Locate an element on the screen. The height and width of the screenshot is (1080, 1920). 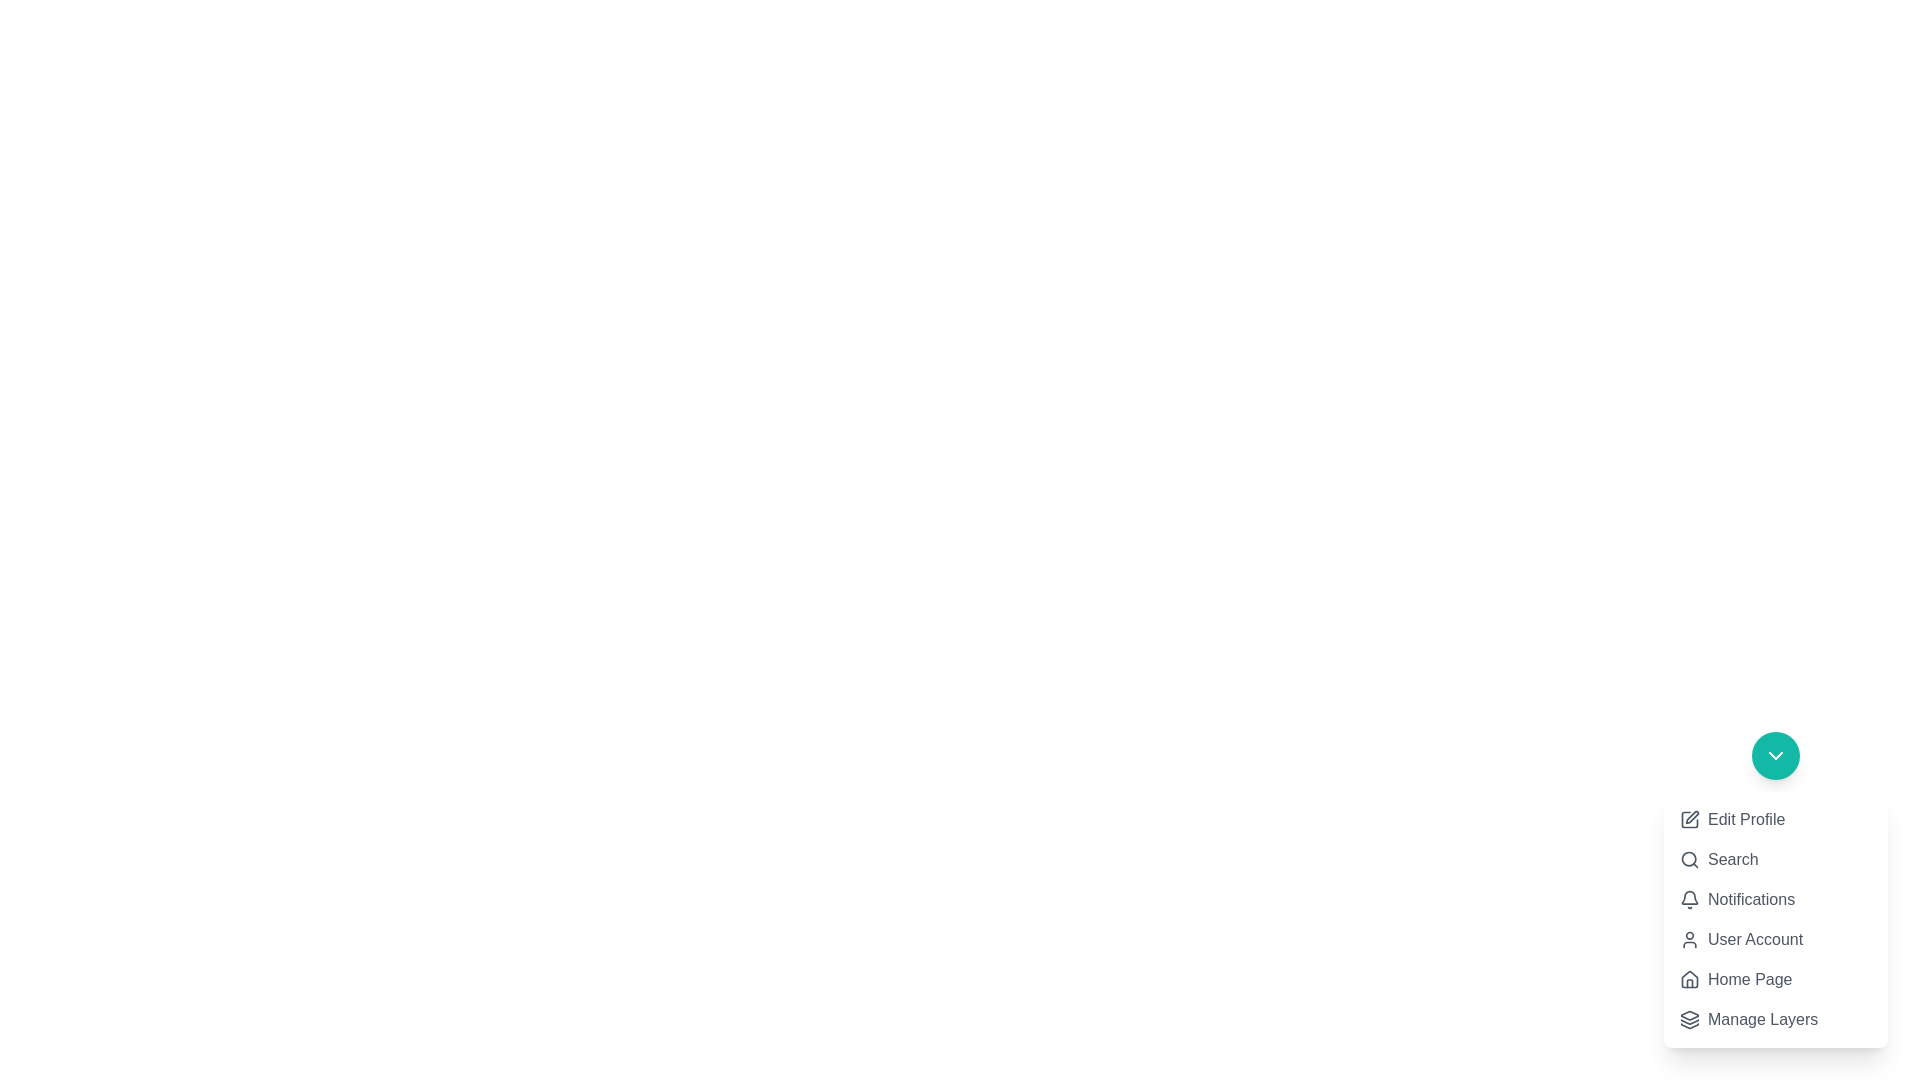
the 'Manage Layers' label in the vertical menu is located at coordinates (1763, 1019).